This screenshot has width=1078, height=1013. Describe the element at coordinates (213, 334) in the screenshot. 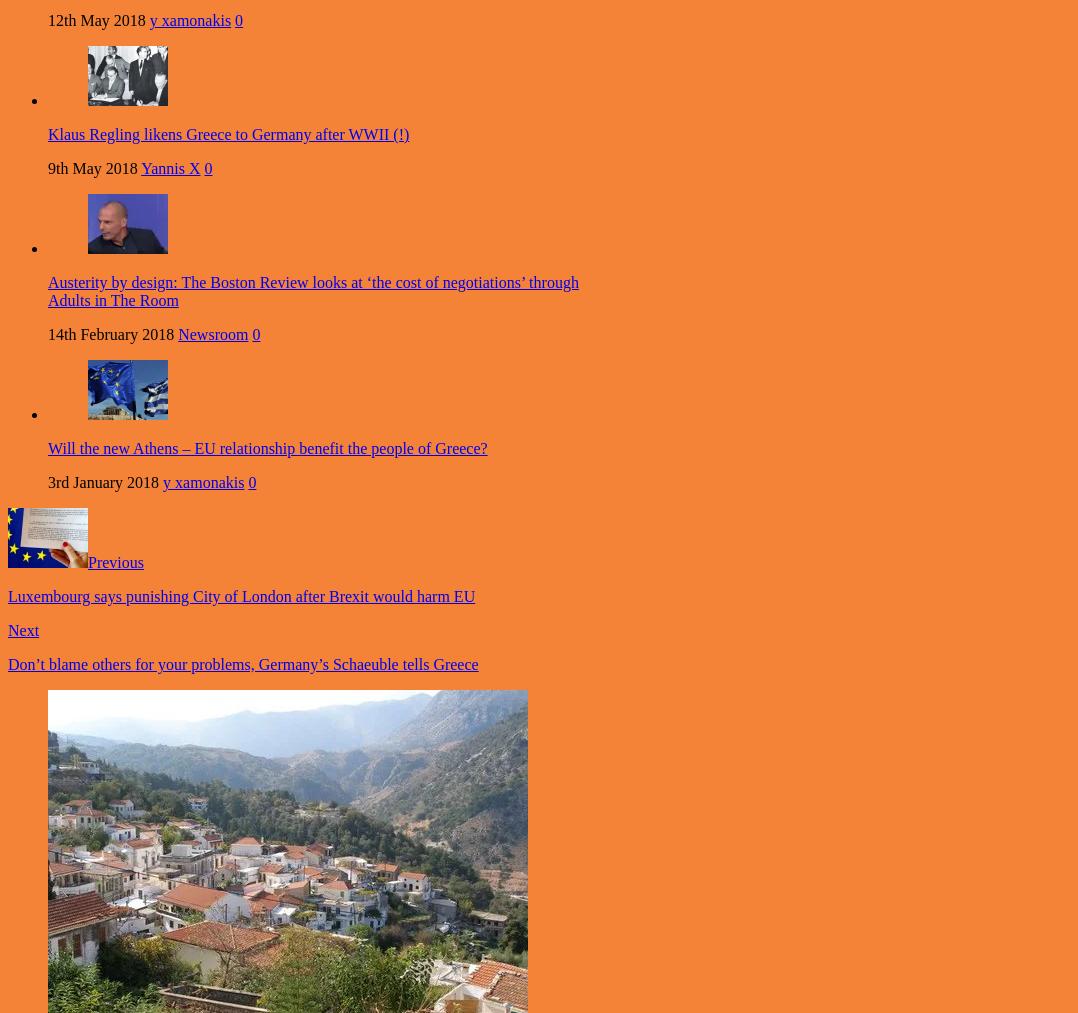

I see `'Newsroom'` at that location.